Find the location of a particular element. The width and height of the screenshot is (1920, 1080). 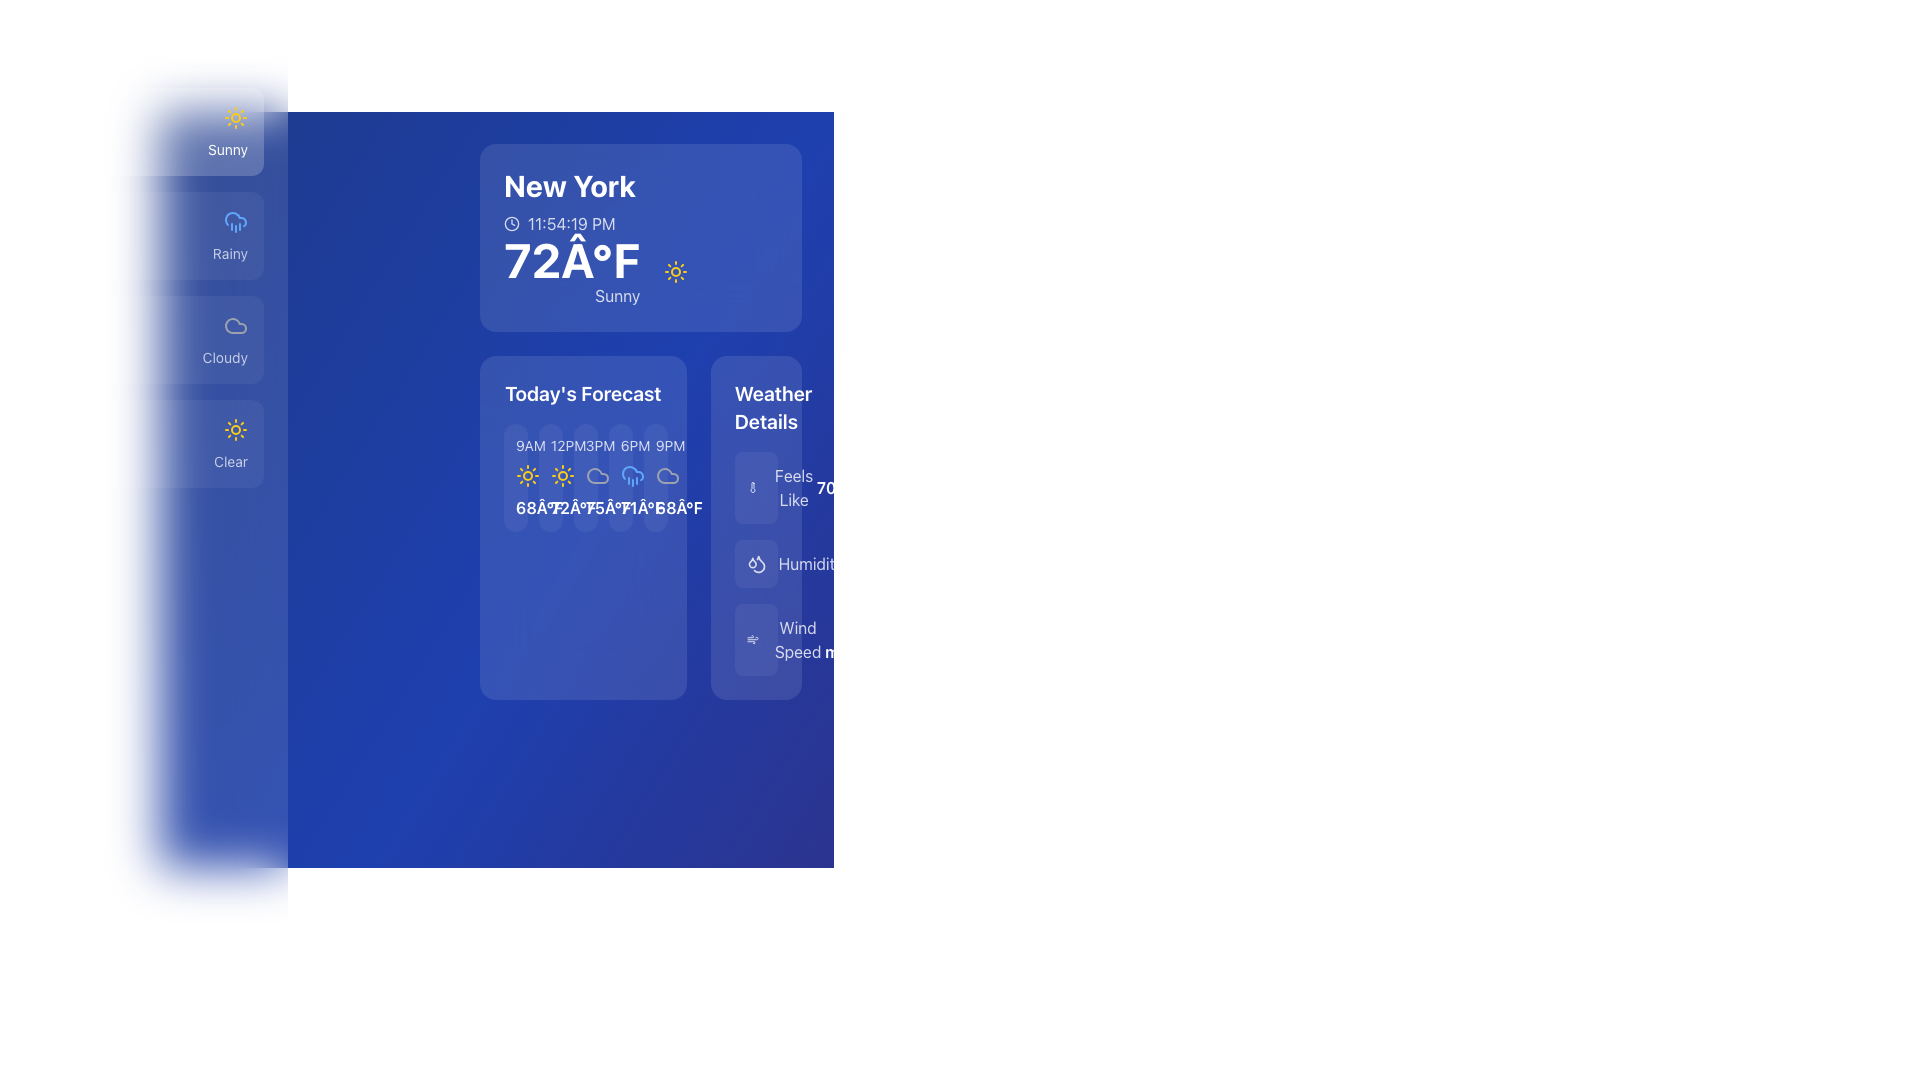

the Informative weather forecast card displaying '6PM' at the top and '71°F' at the bottom, located in the 'Today’s Forecast' section is located at coordinates (619, 478).